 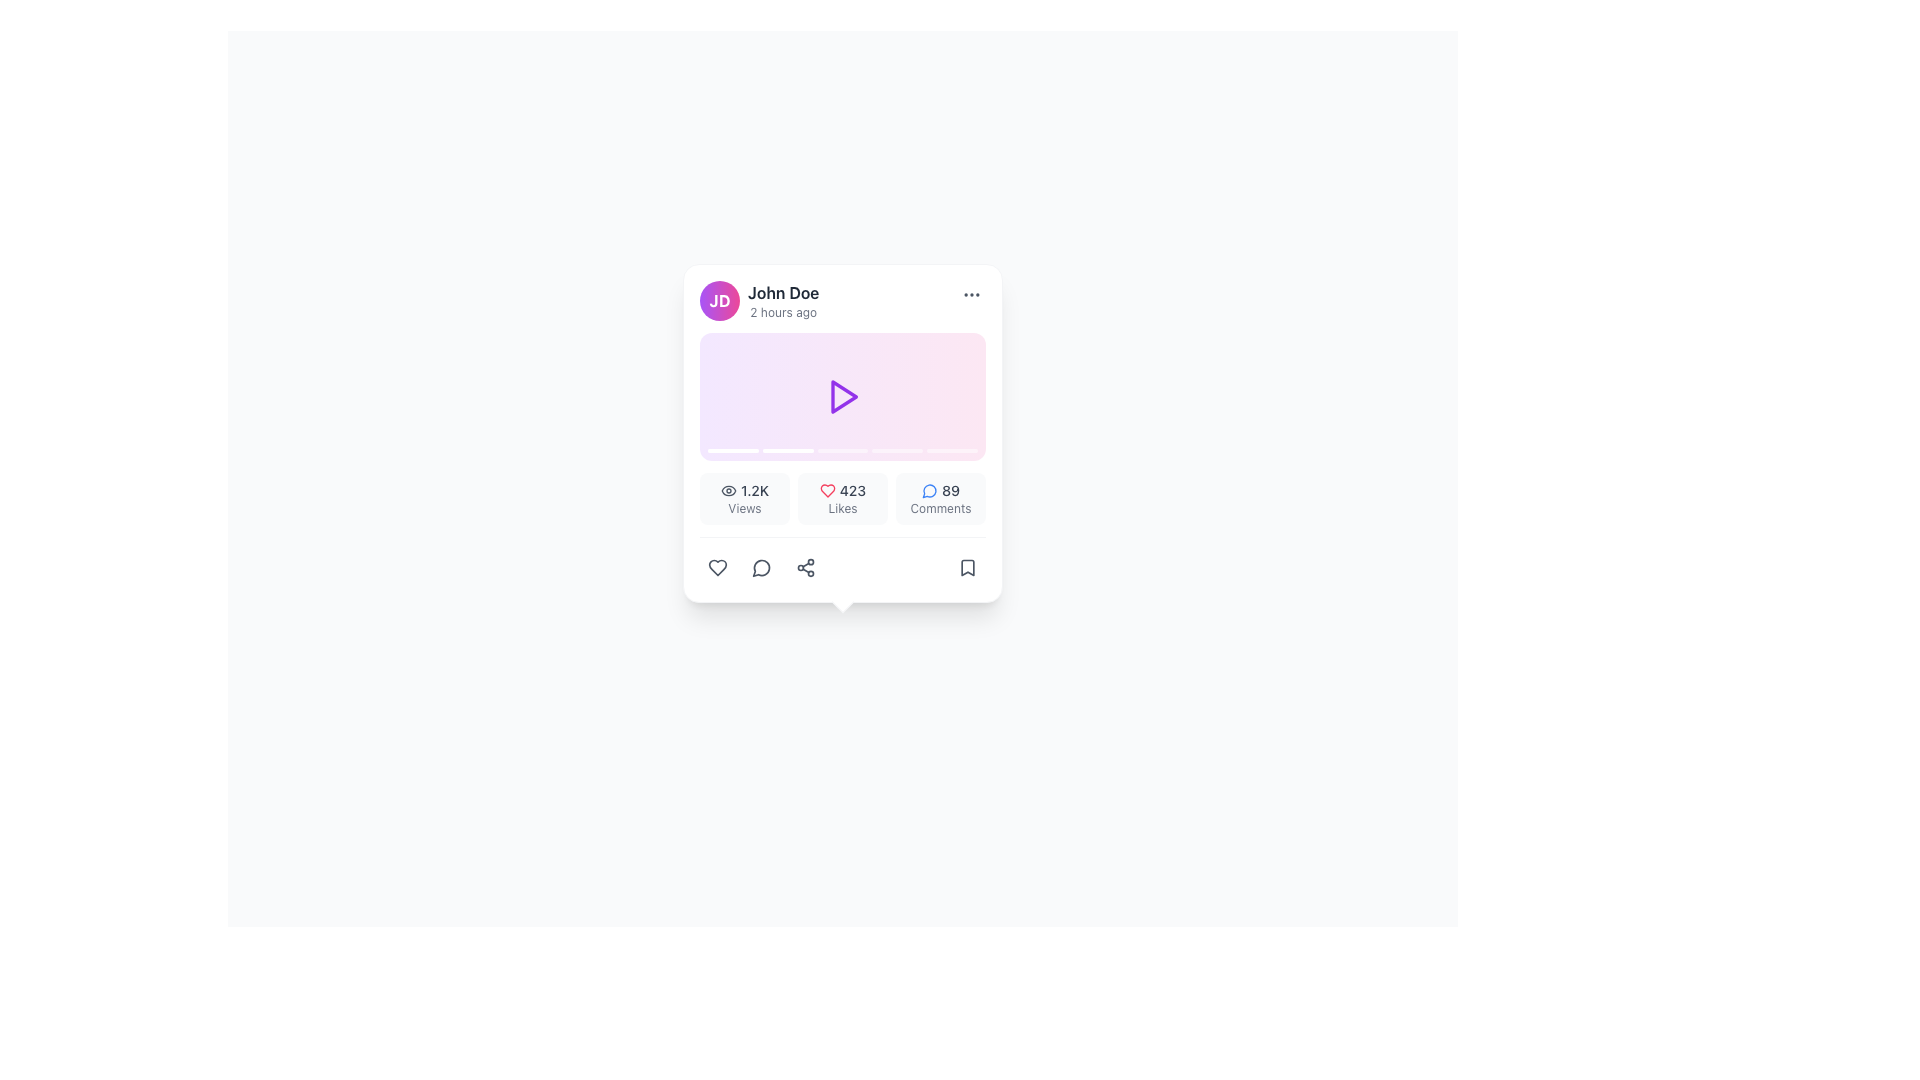 What do you see at coordinates (843, 497) in the screenshot?
I see `the Information display element, which features a heart icon and the bold number '423' indicating likes, set against a light gray background` at bounding box center [843, 497].